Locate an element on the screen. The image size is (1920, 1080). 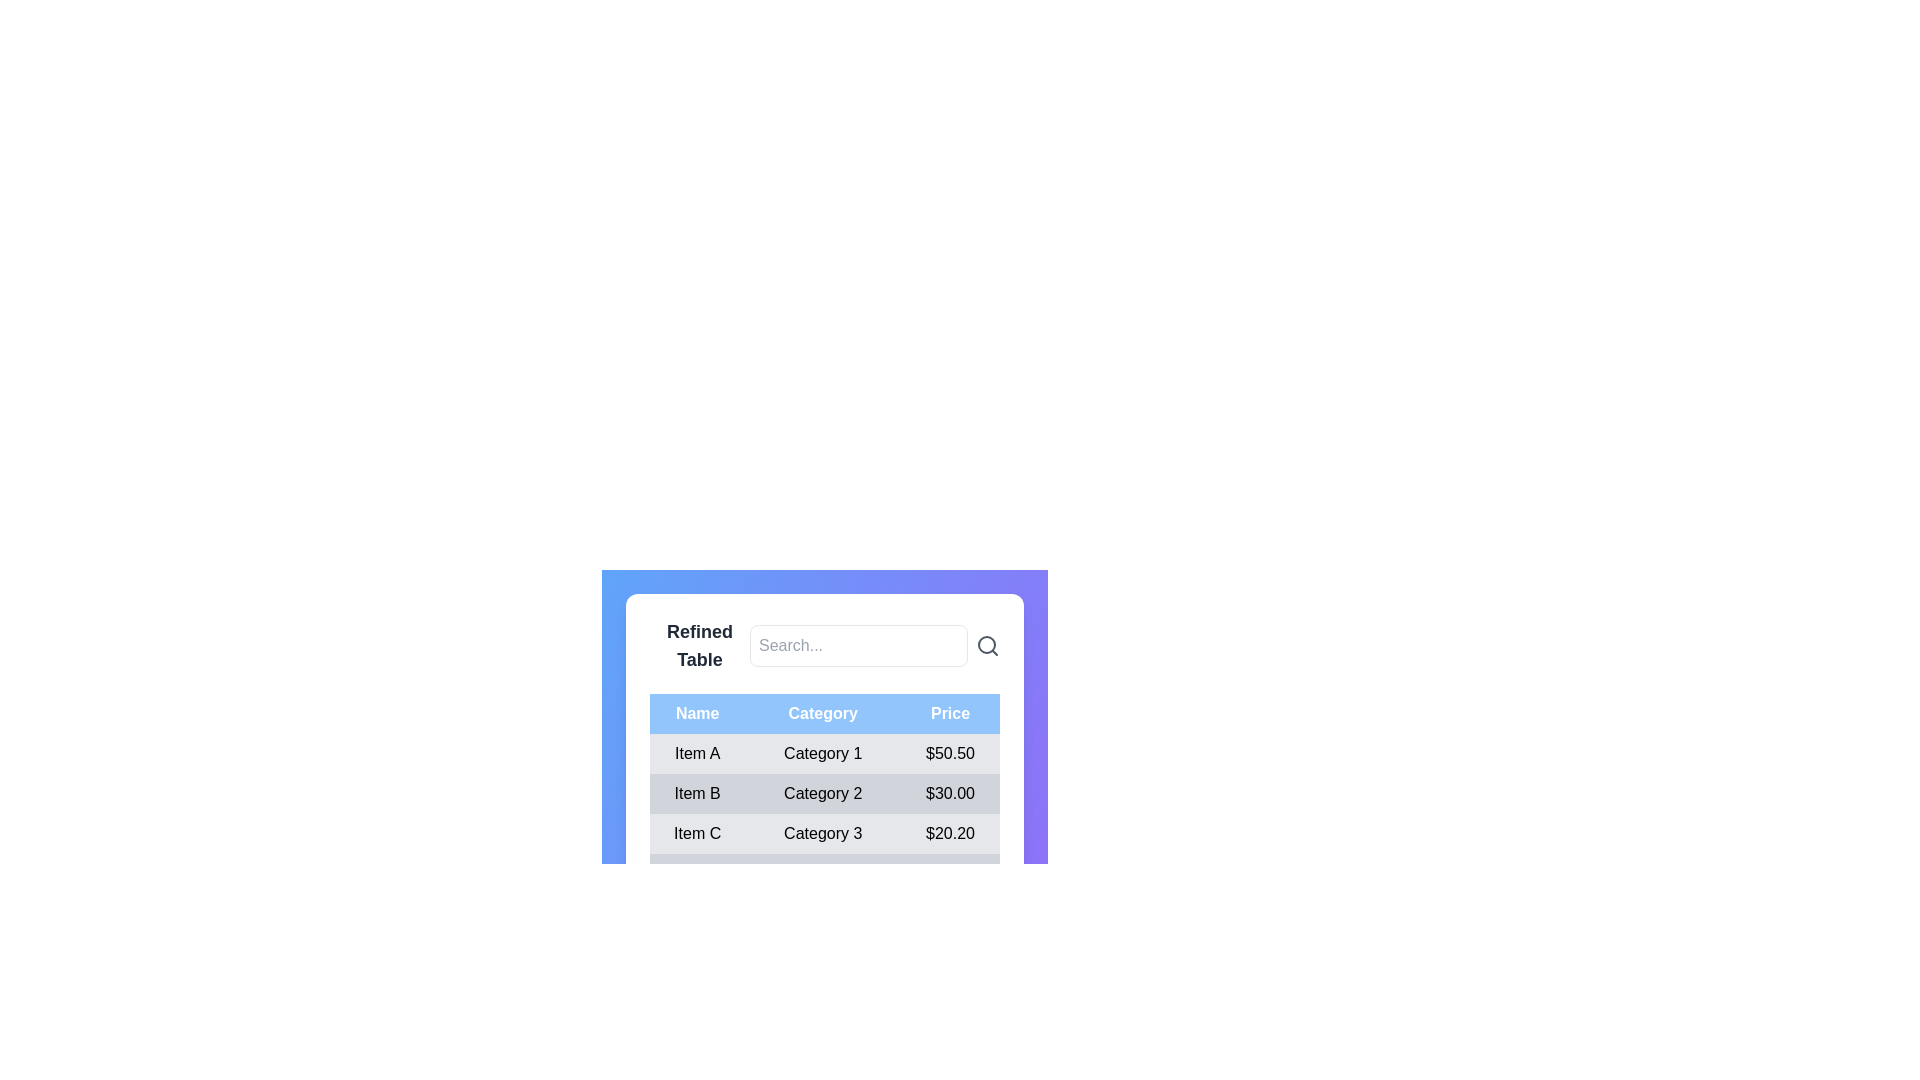
the 'Category' column header cell, which is the second header cell in the table row, located centrally within a blue header bar is located at coordinates (823, 712).